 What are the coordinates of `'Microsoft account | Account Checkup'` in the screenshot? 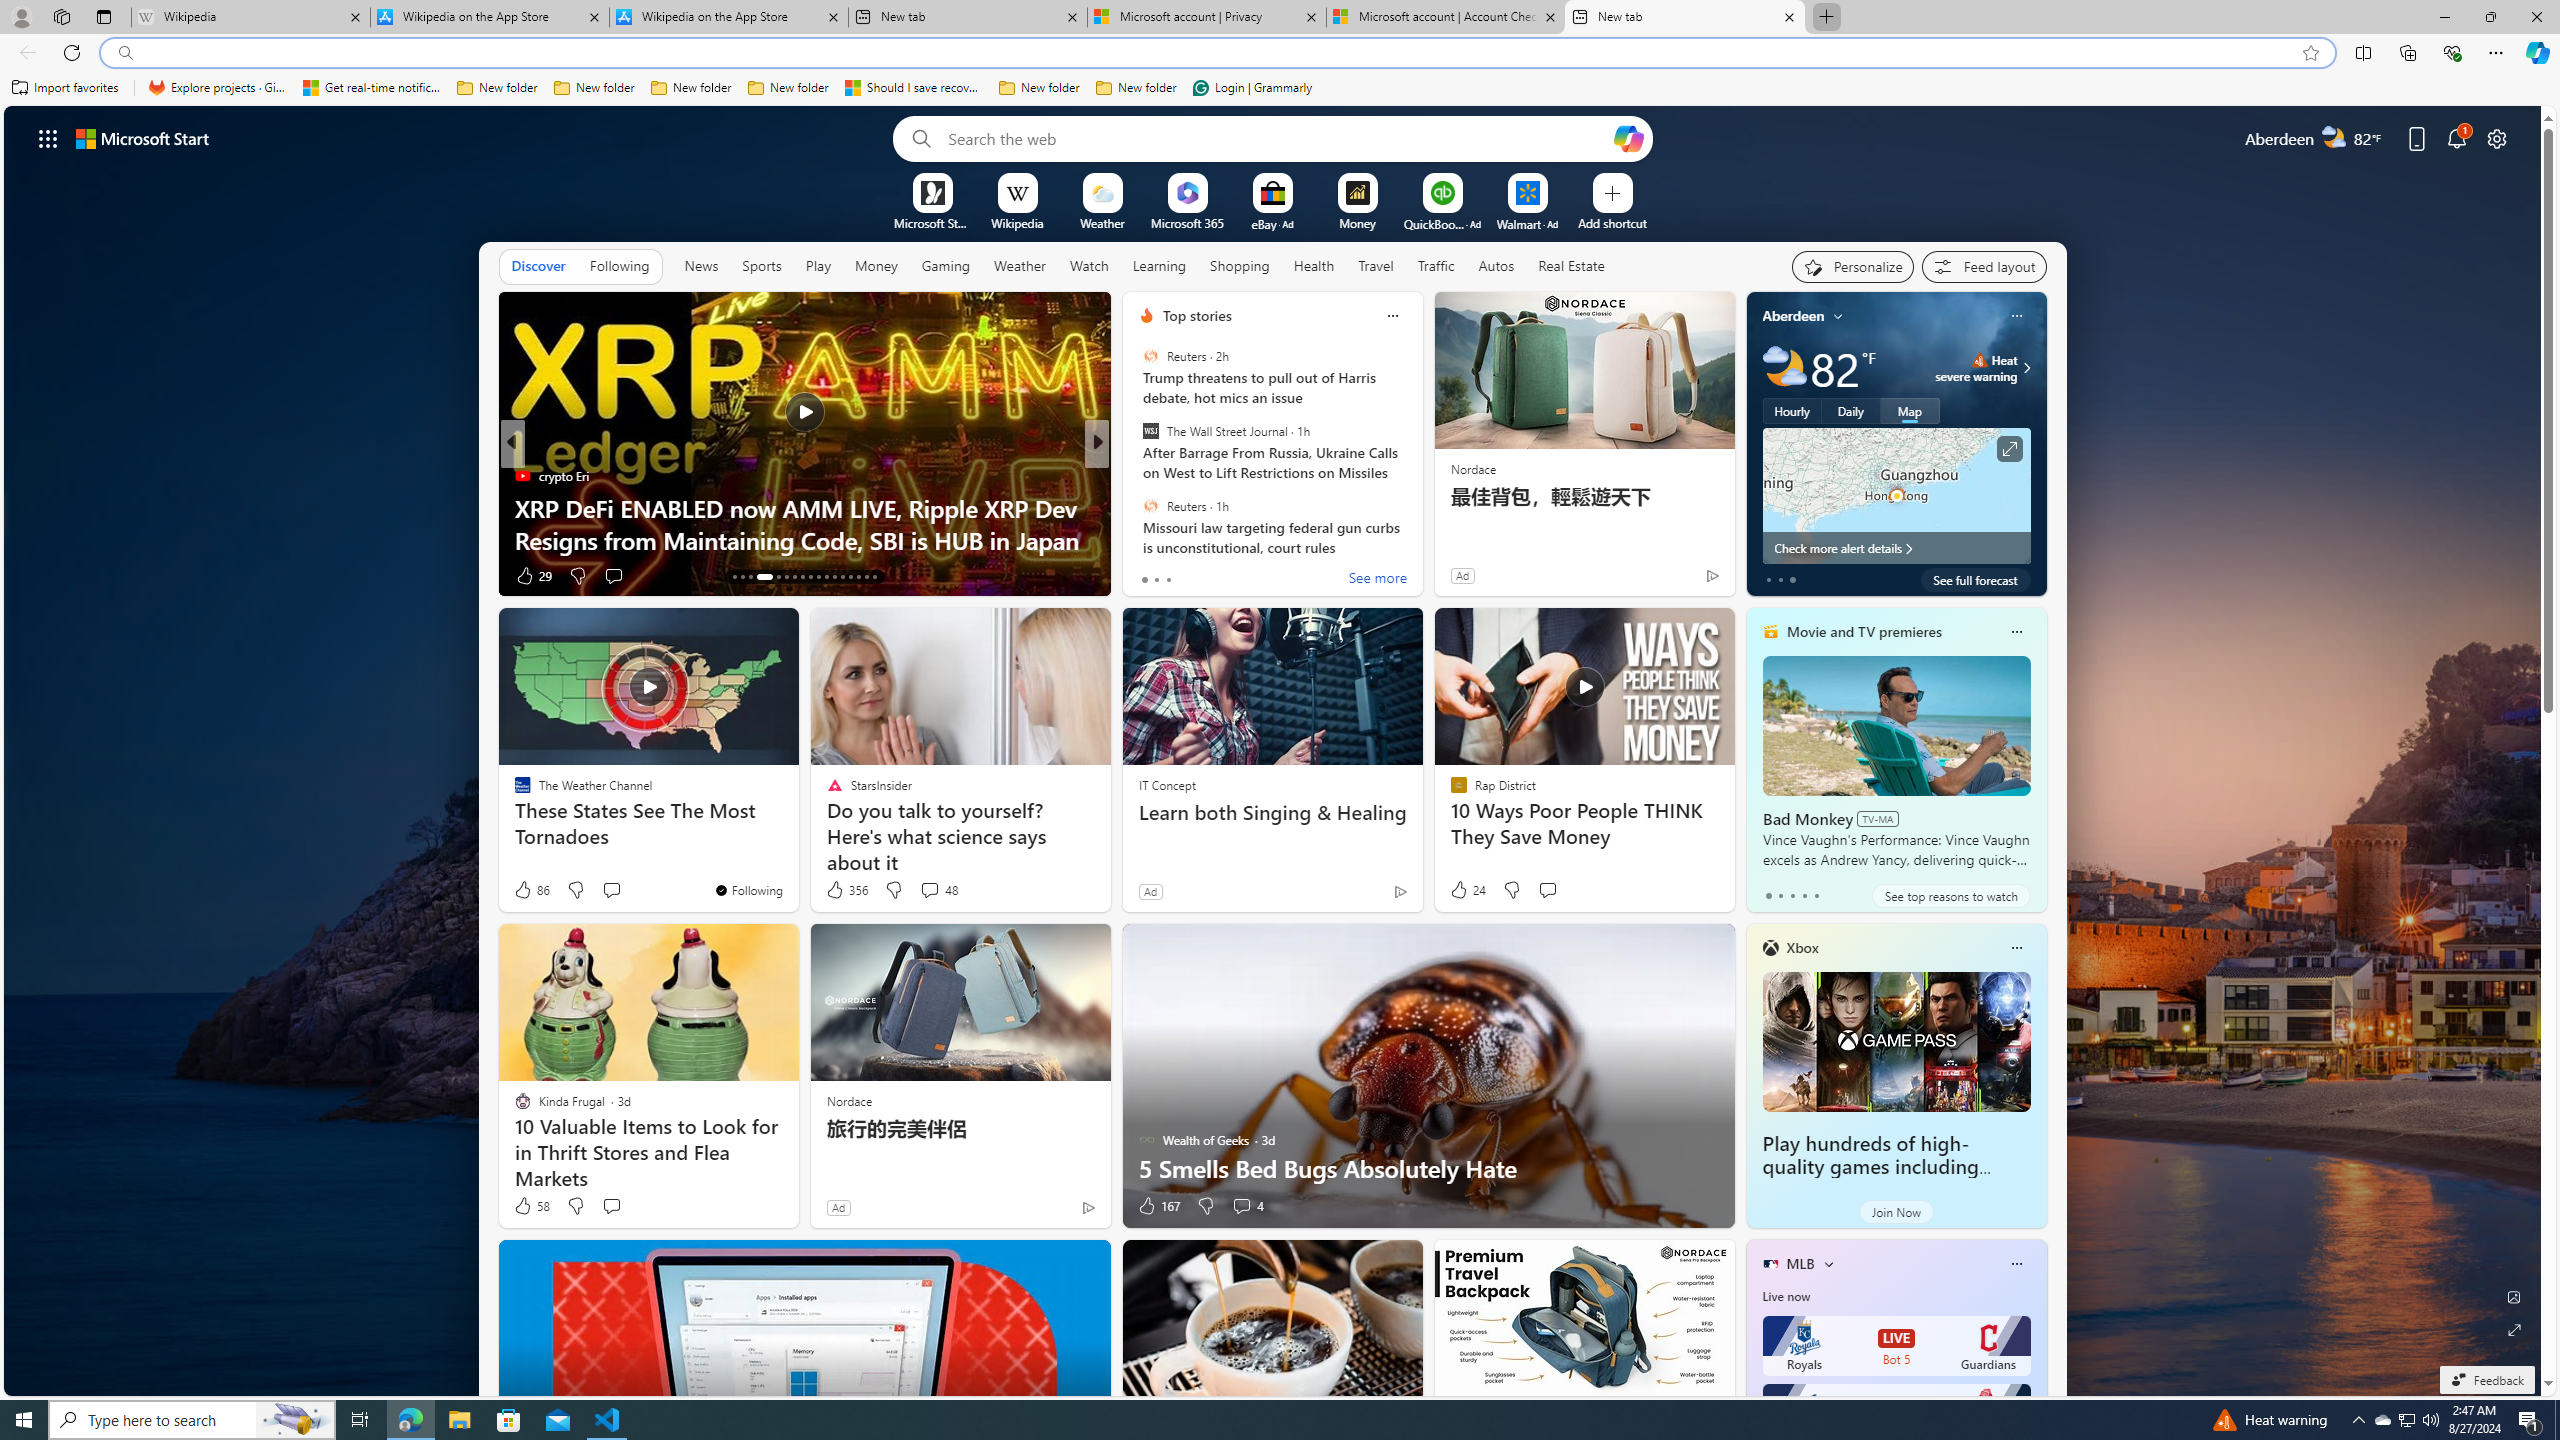 It's located at (1446, 16).